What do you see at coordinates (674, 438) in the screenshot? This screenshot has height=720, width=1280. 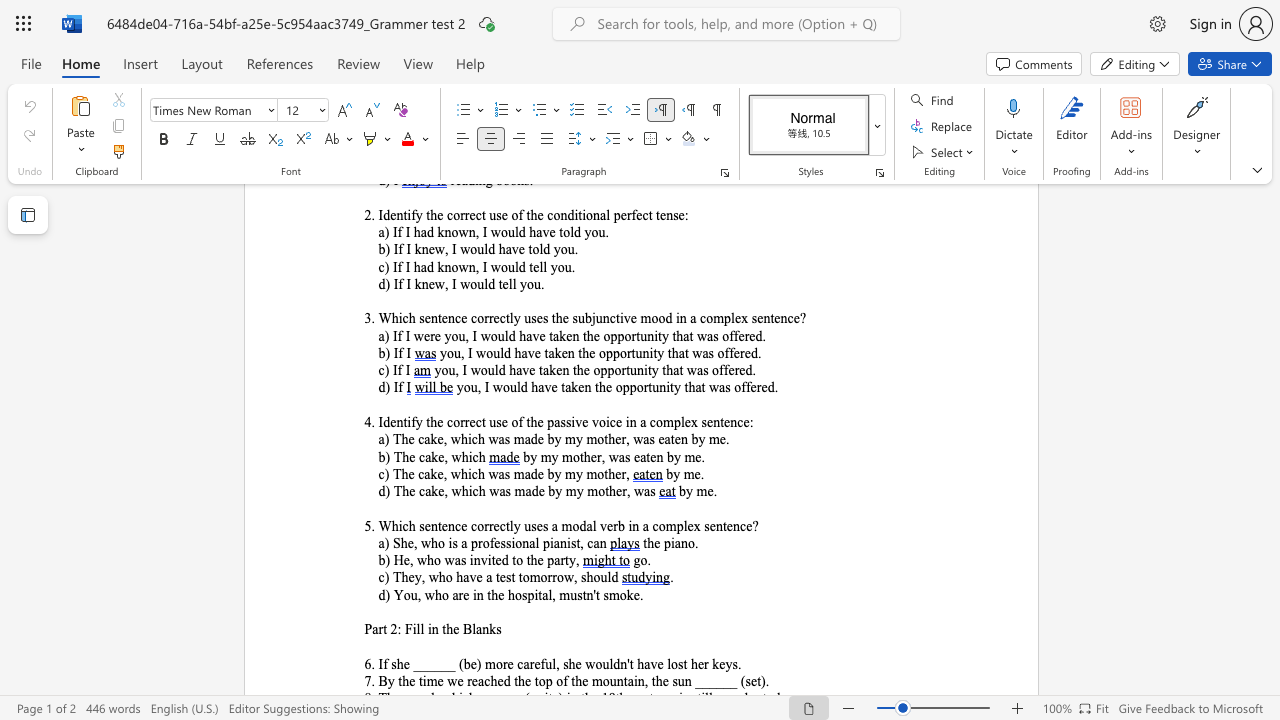 I see `the subset text "en b" within the text "a) The cake, which was made by my mother, was eaten by me."` at bounding box center [674, 438].